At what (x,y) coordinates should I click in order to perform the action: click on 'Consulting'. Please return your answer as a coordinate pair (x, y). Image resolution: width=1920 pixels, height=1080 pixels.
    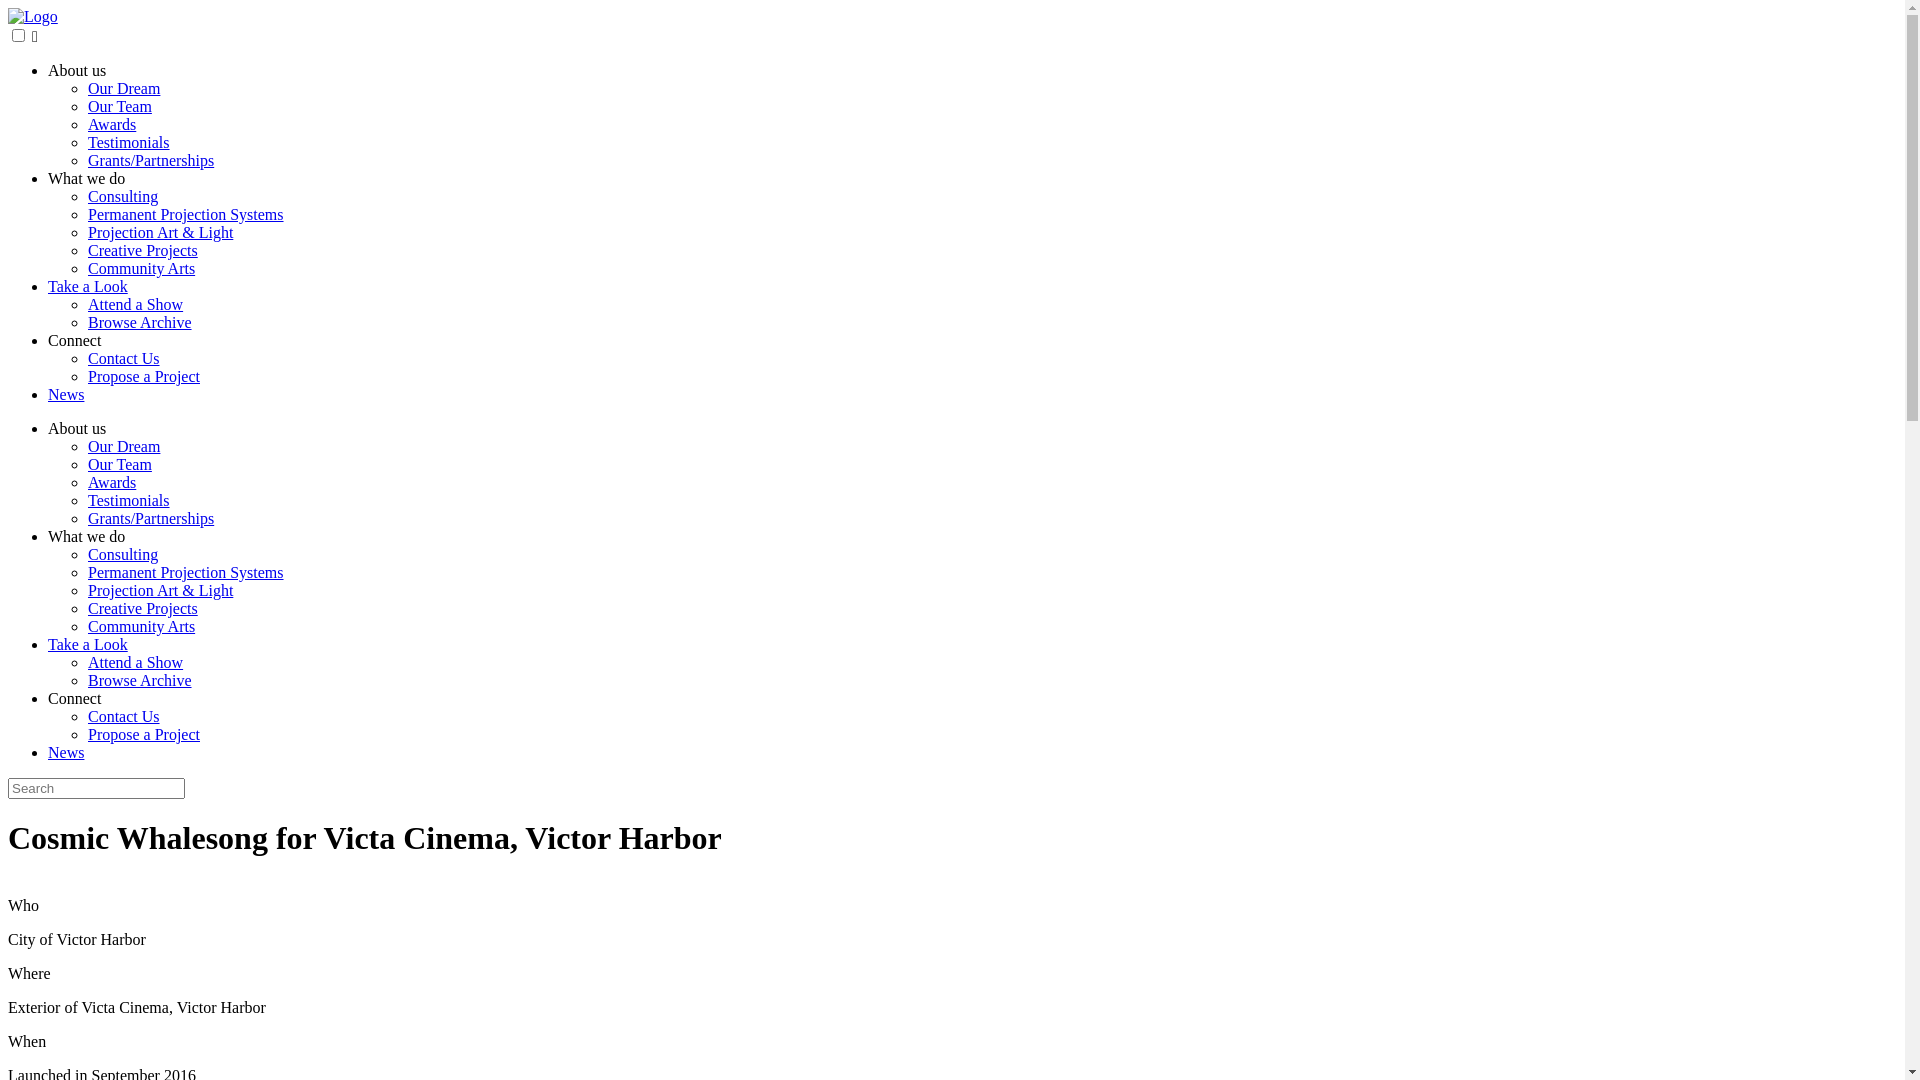
    Looking at the image, I should click on (122, 196).